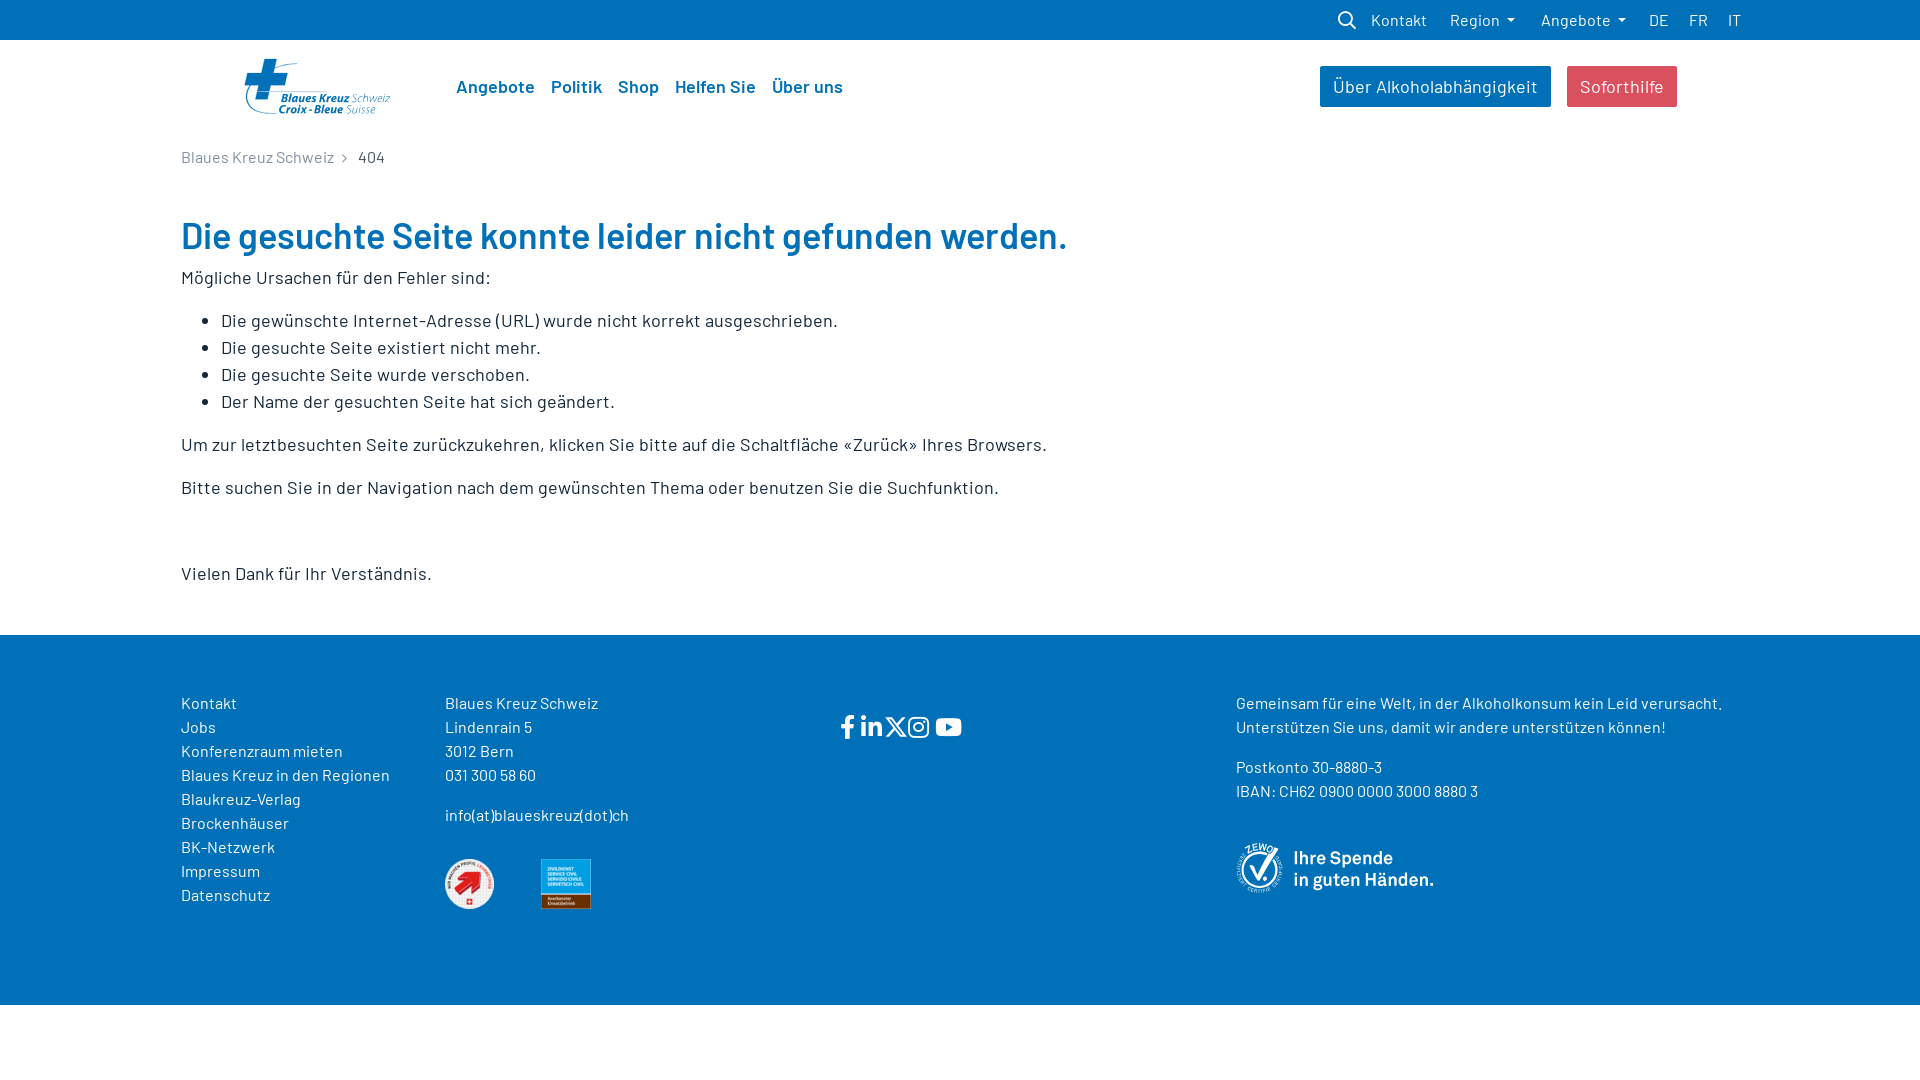 Image resolution: width=1920 pixels, height=1080 pixels. Describe the element at coordinates (444, 773) in the screenshot. I see `'031 300 58 60'` at that location.